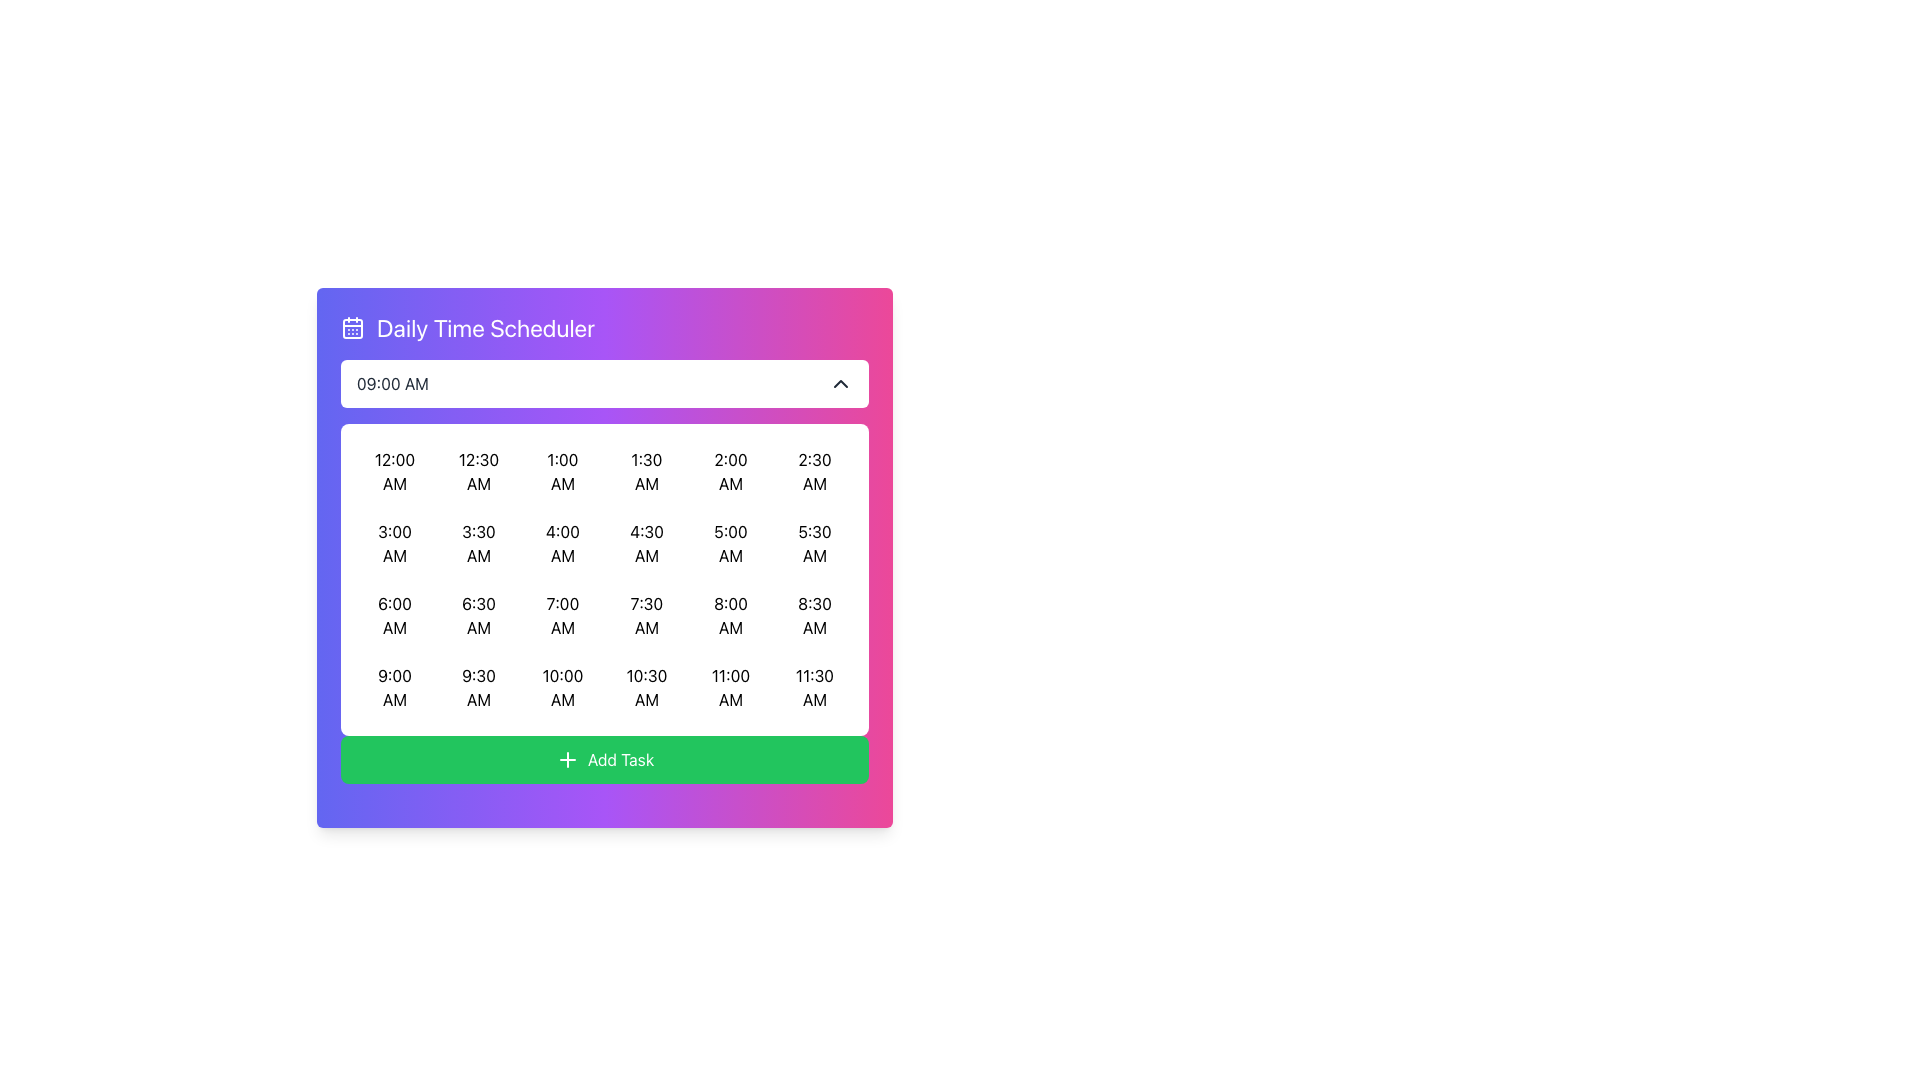 The width and height of the screenshot is (1920, 1080). I want to click on text displayed in the time display label located in the upper section of the scheduler interface, which is part of an interactive dropdown control, so click(393, 384).